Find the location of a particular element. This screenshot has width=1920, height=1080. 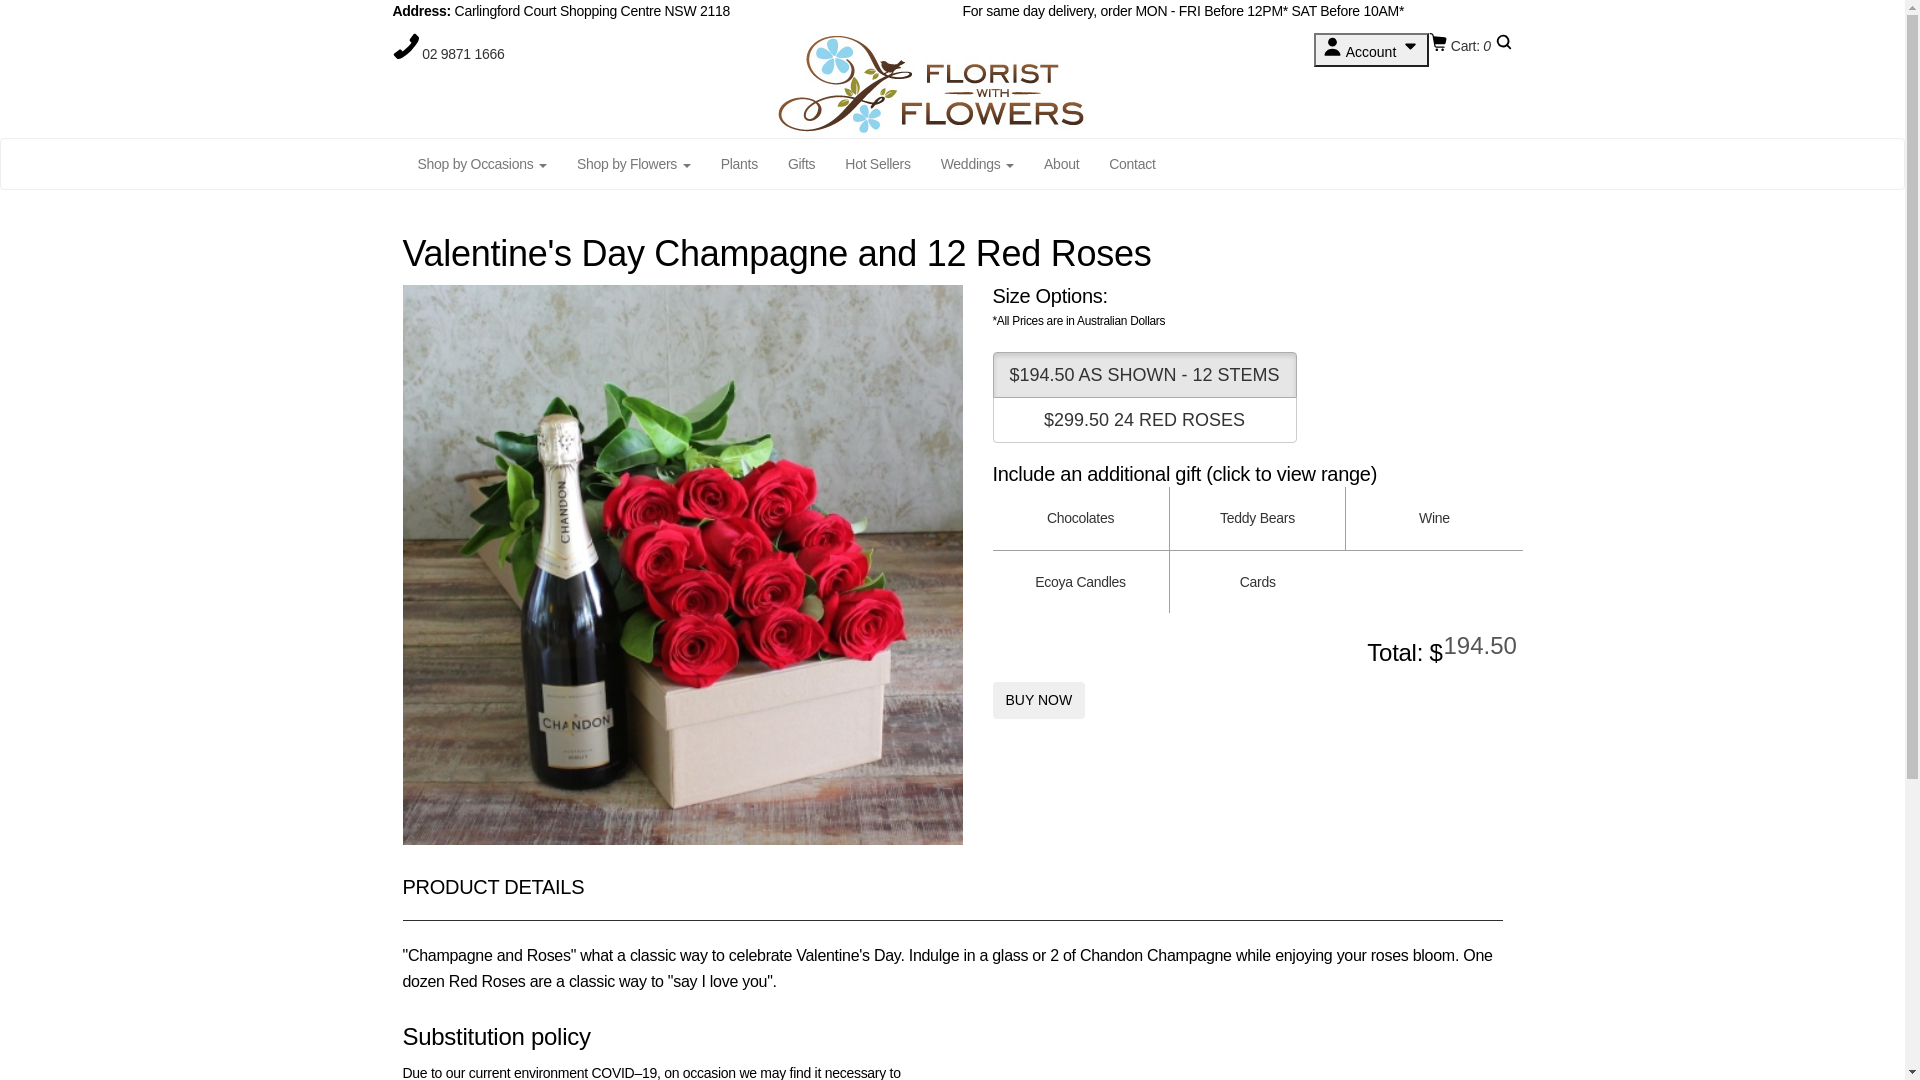

'Weddings' is located at coordinates (925, 163).